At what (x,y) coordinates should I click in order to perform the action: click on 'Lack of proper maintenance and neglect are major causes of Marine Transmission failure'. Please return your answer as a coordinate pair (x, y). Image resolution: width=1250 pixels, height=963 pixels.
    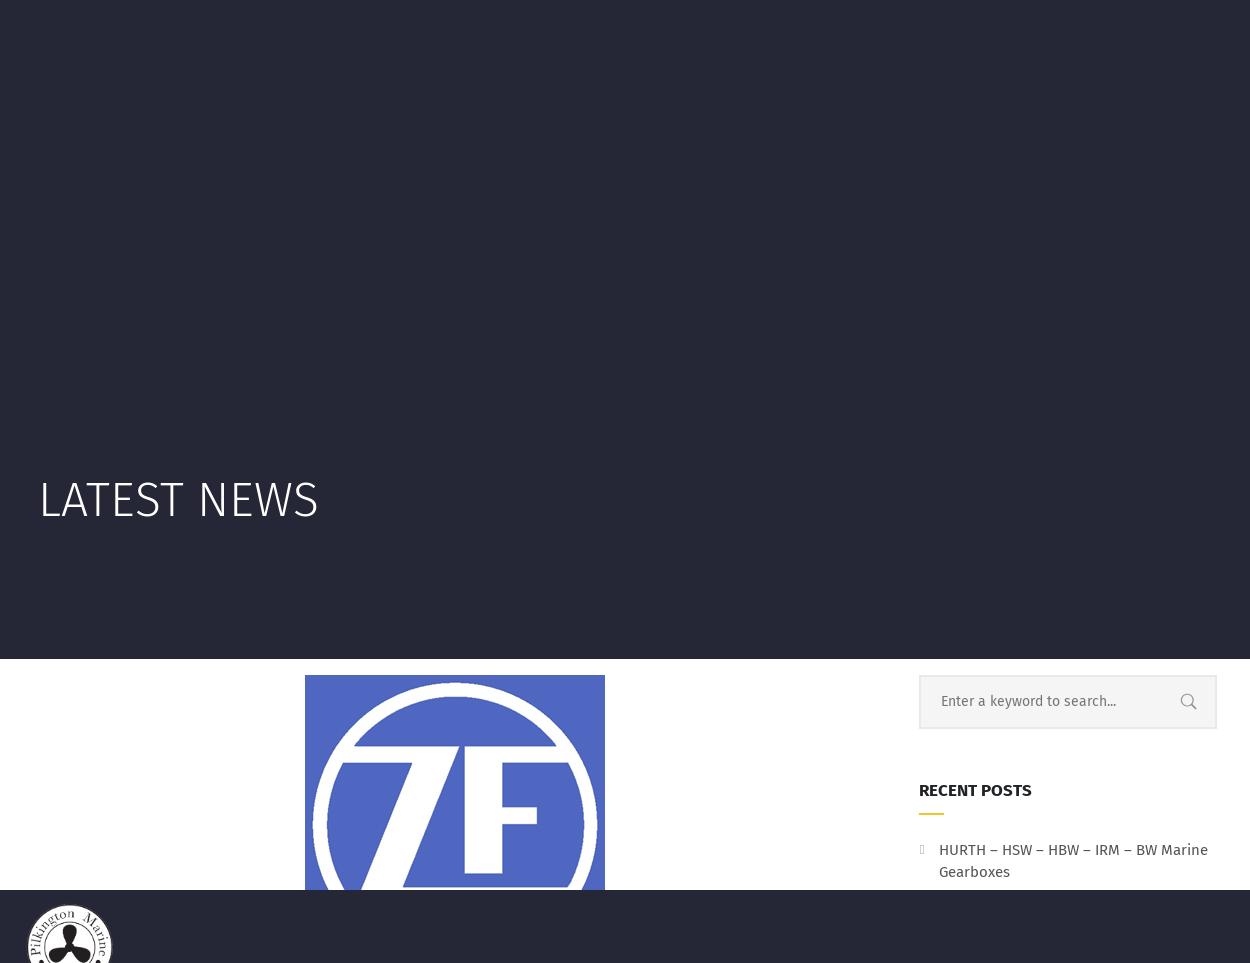
    Looking at the image, I should click on (1057, 186).